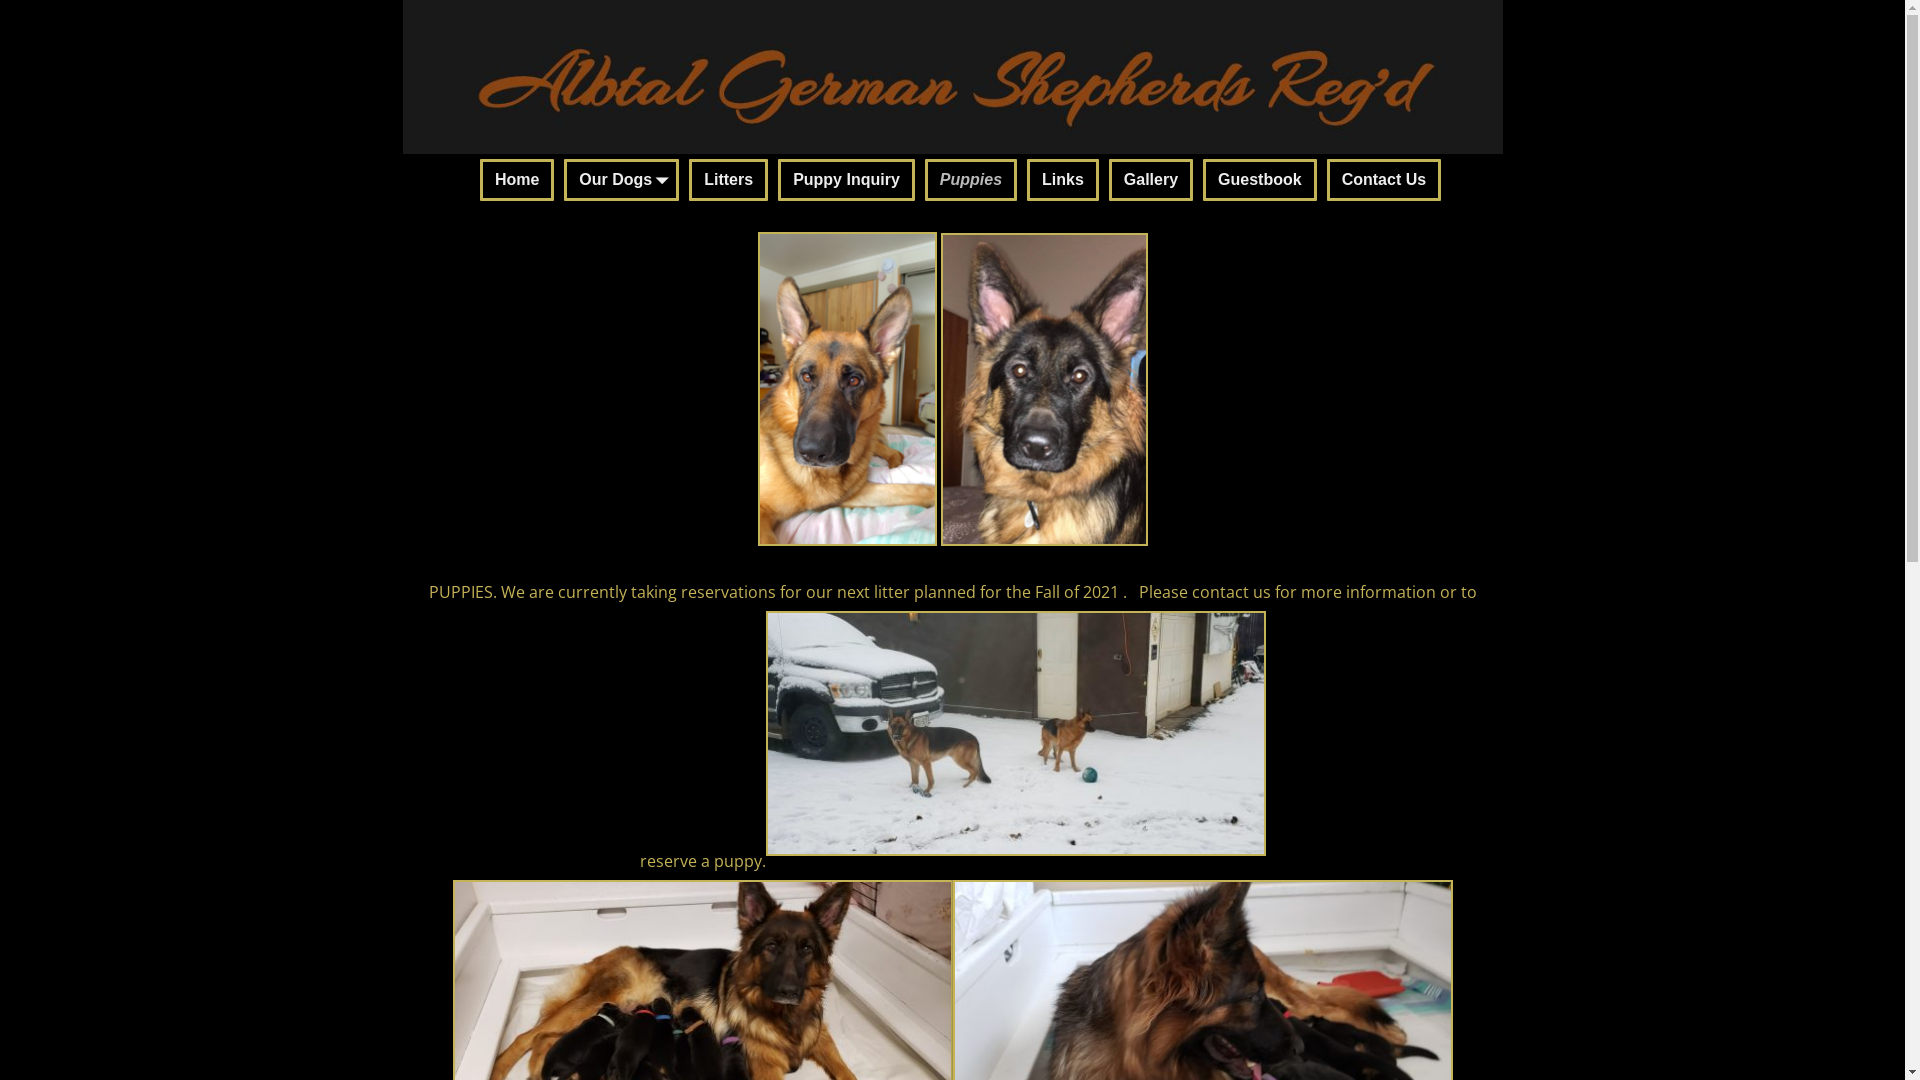  I want to click on 'Puppies', so click(970, 178).